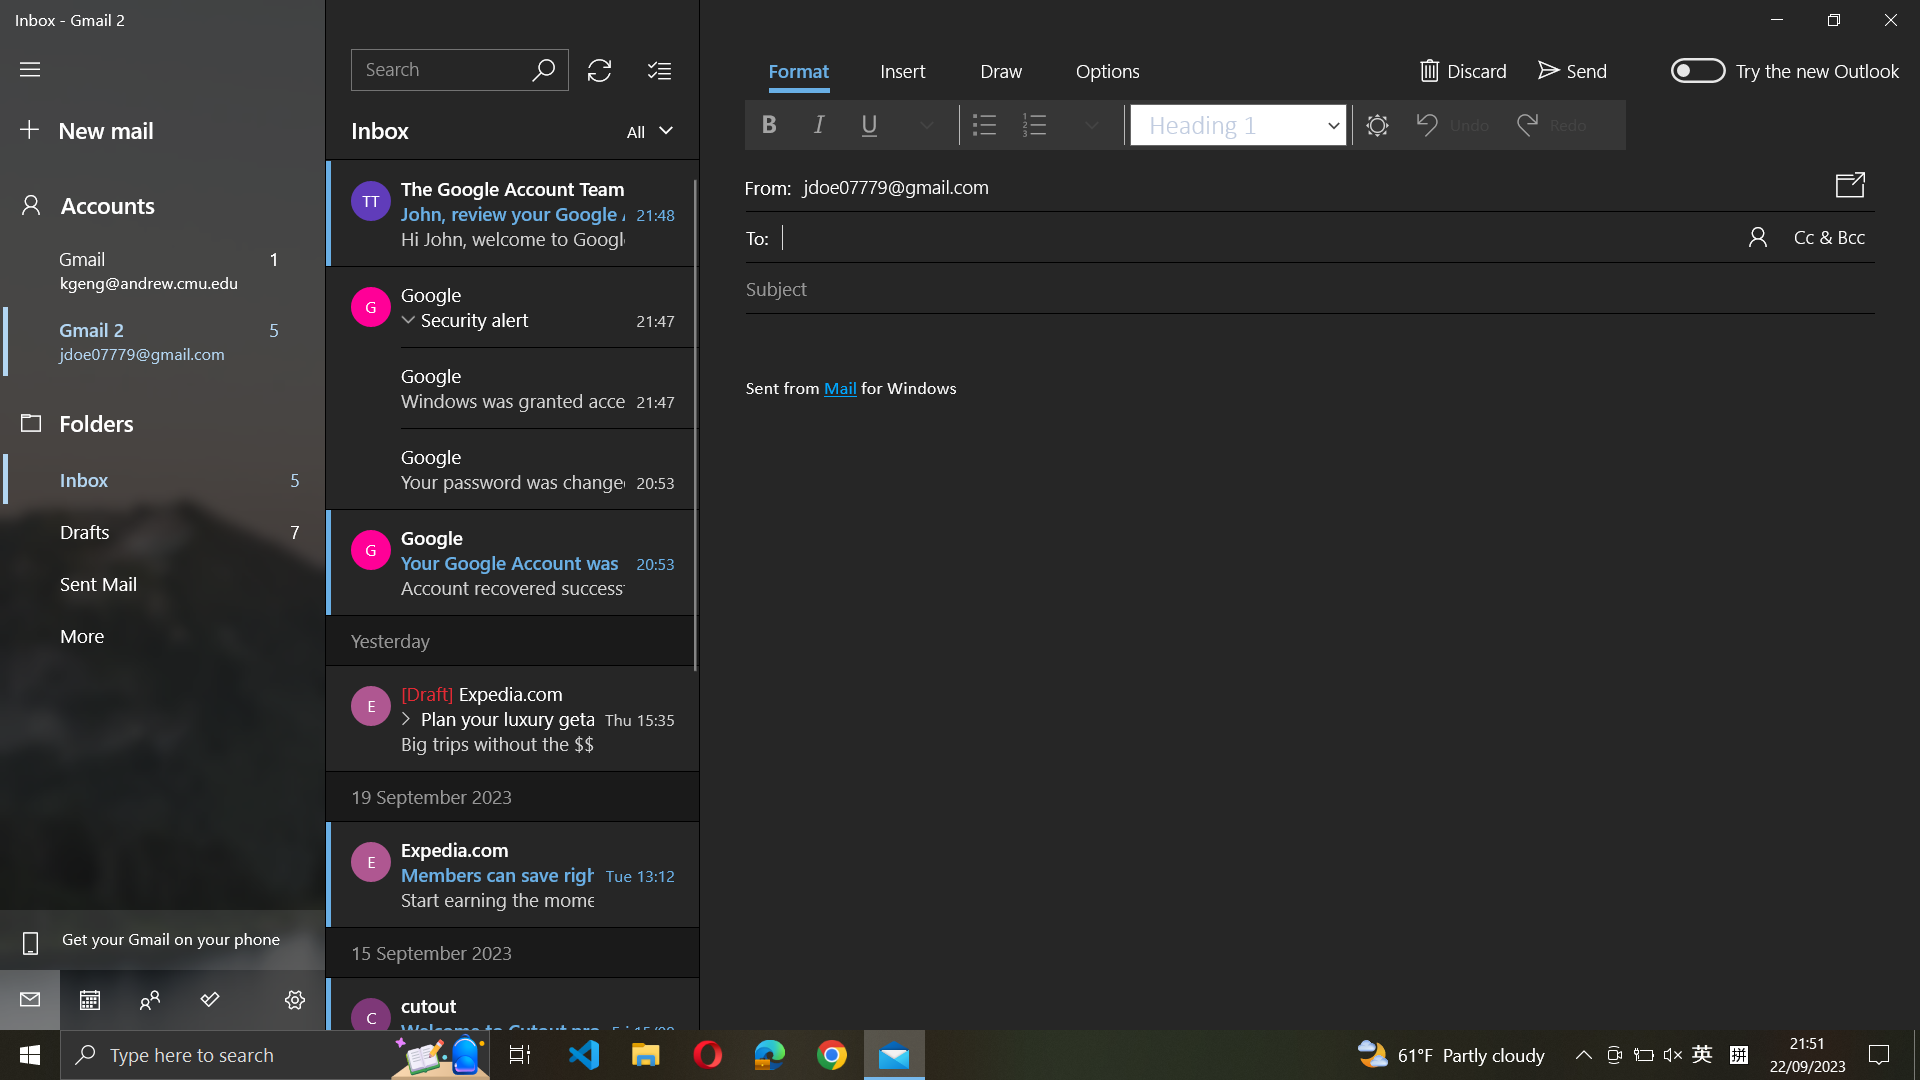  I want to click on Edit the signature to "John" and underline it, so click(1316, 631).